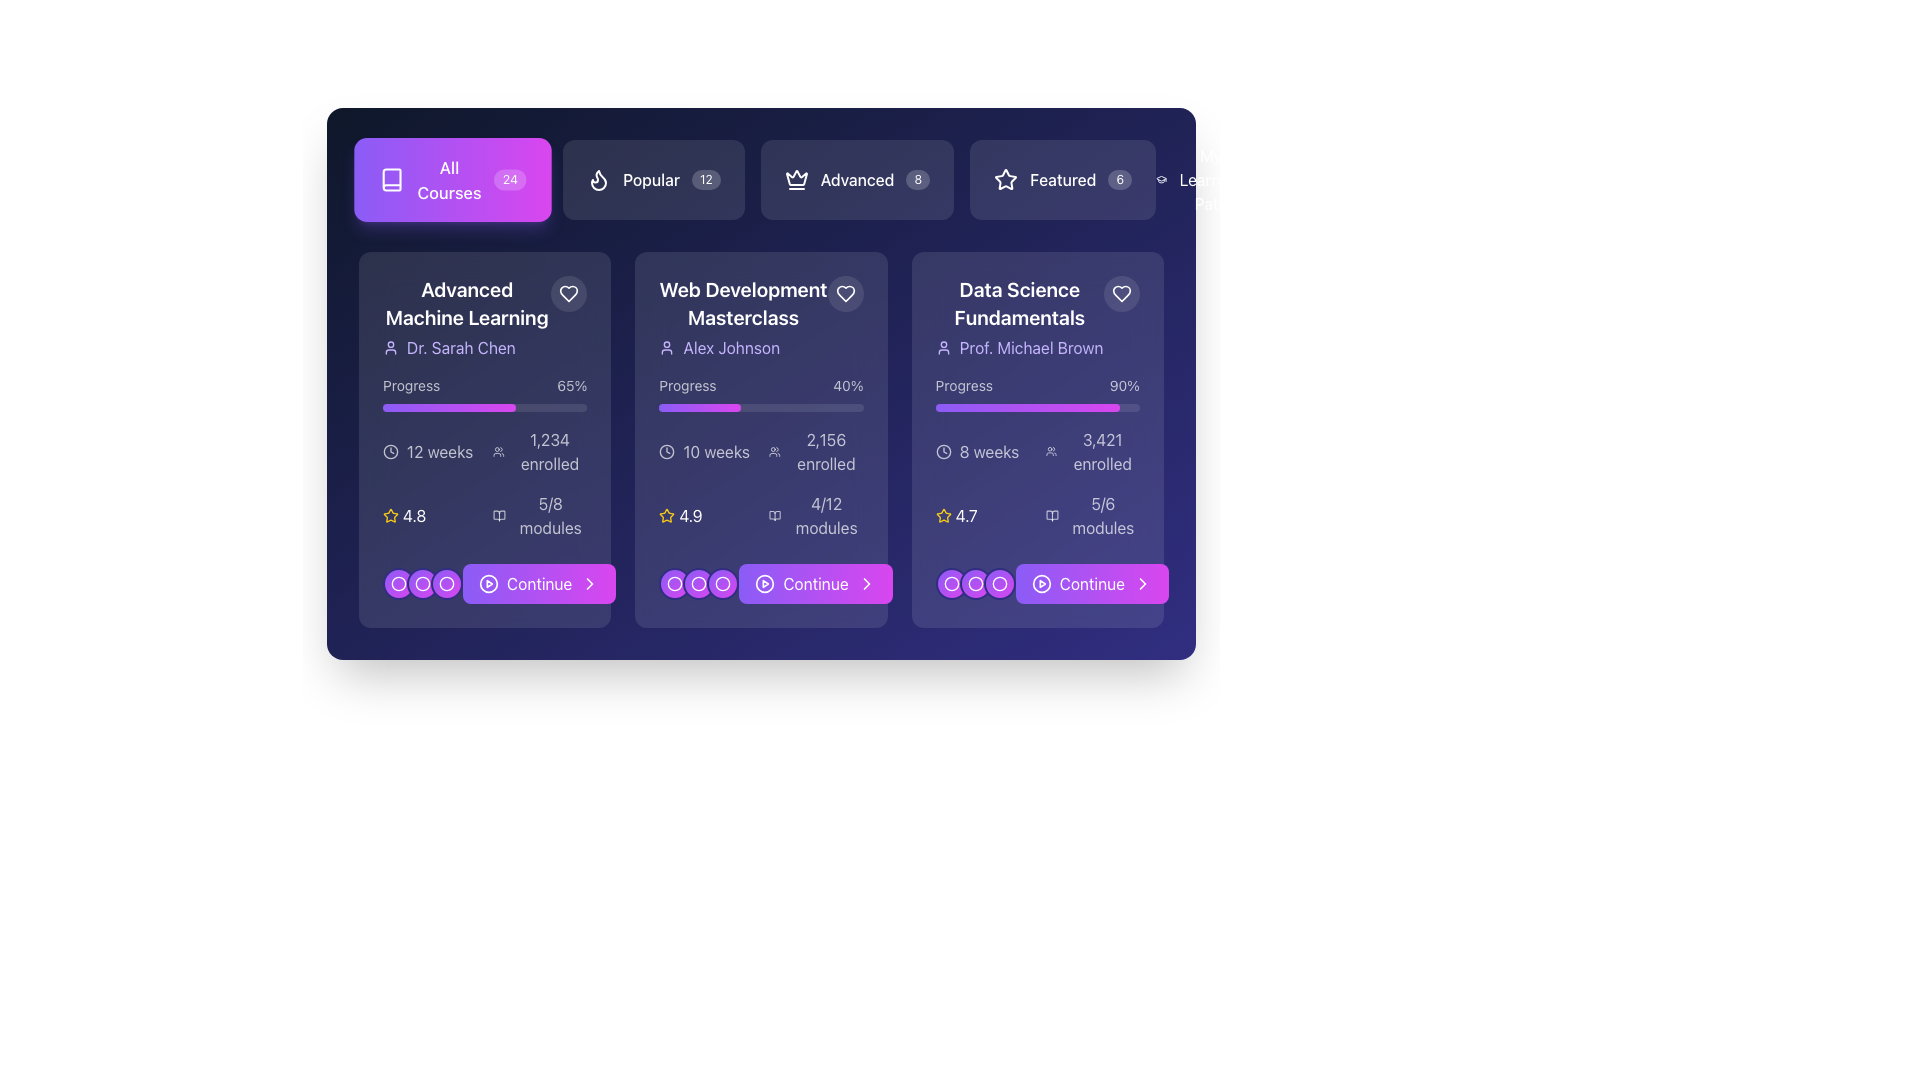 This screenshot has width=1920, height=1080. Describe the element at coordinates (421, 583) in the screenshot. I see `the second circular icon with a violet-to-fuchsia gradient background and a white outline, located below the text 'Advanced Machine Learning' and adjacent to the 'Continue' button` at that location.